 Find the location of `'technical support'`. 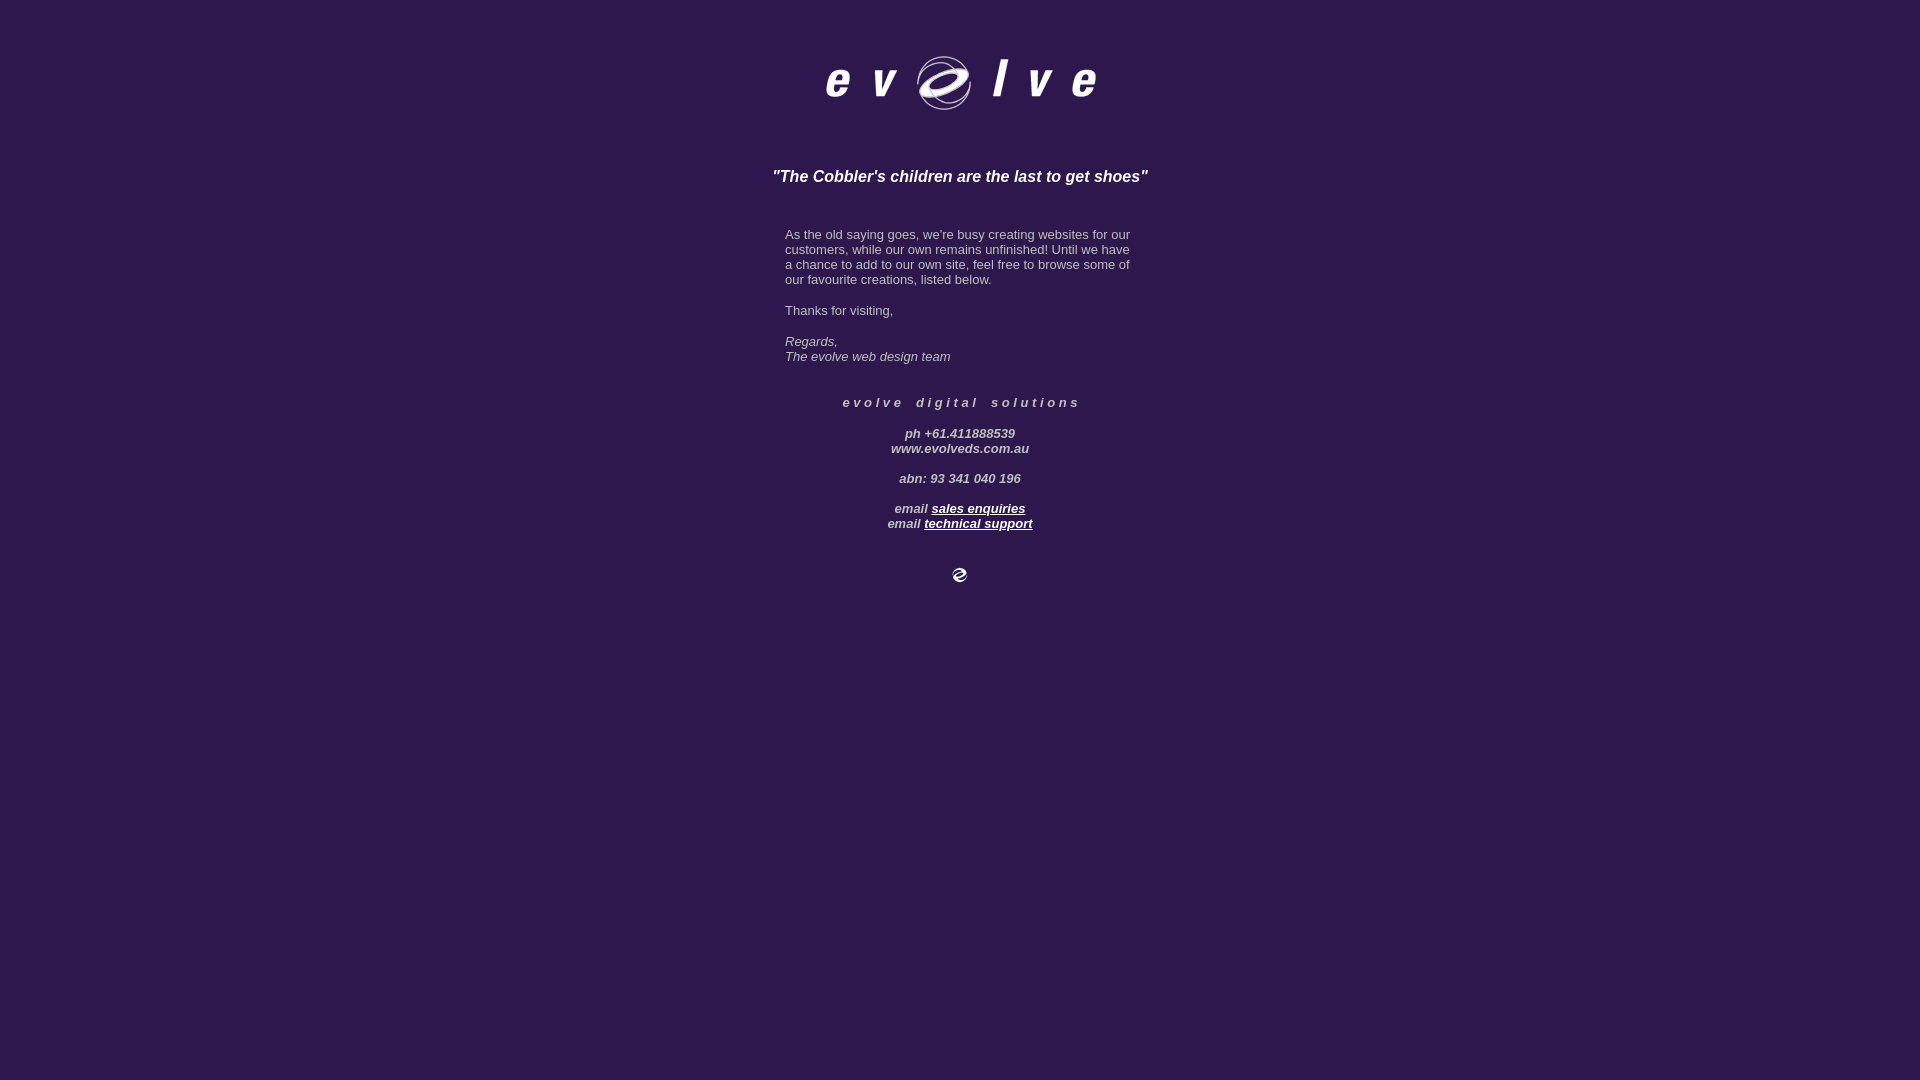

'technical support' is located at coordinates (978, 522).